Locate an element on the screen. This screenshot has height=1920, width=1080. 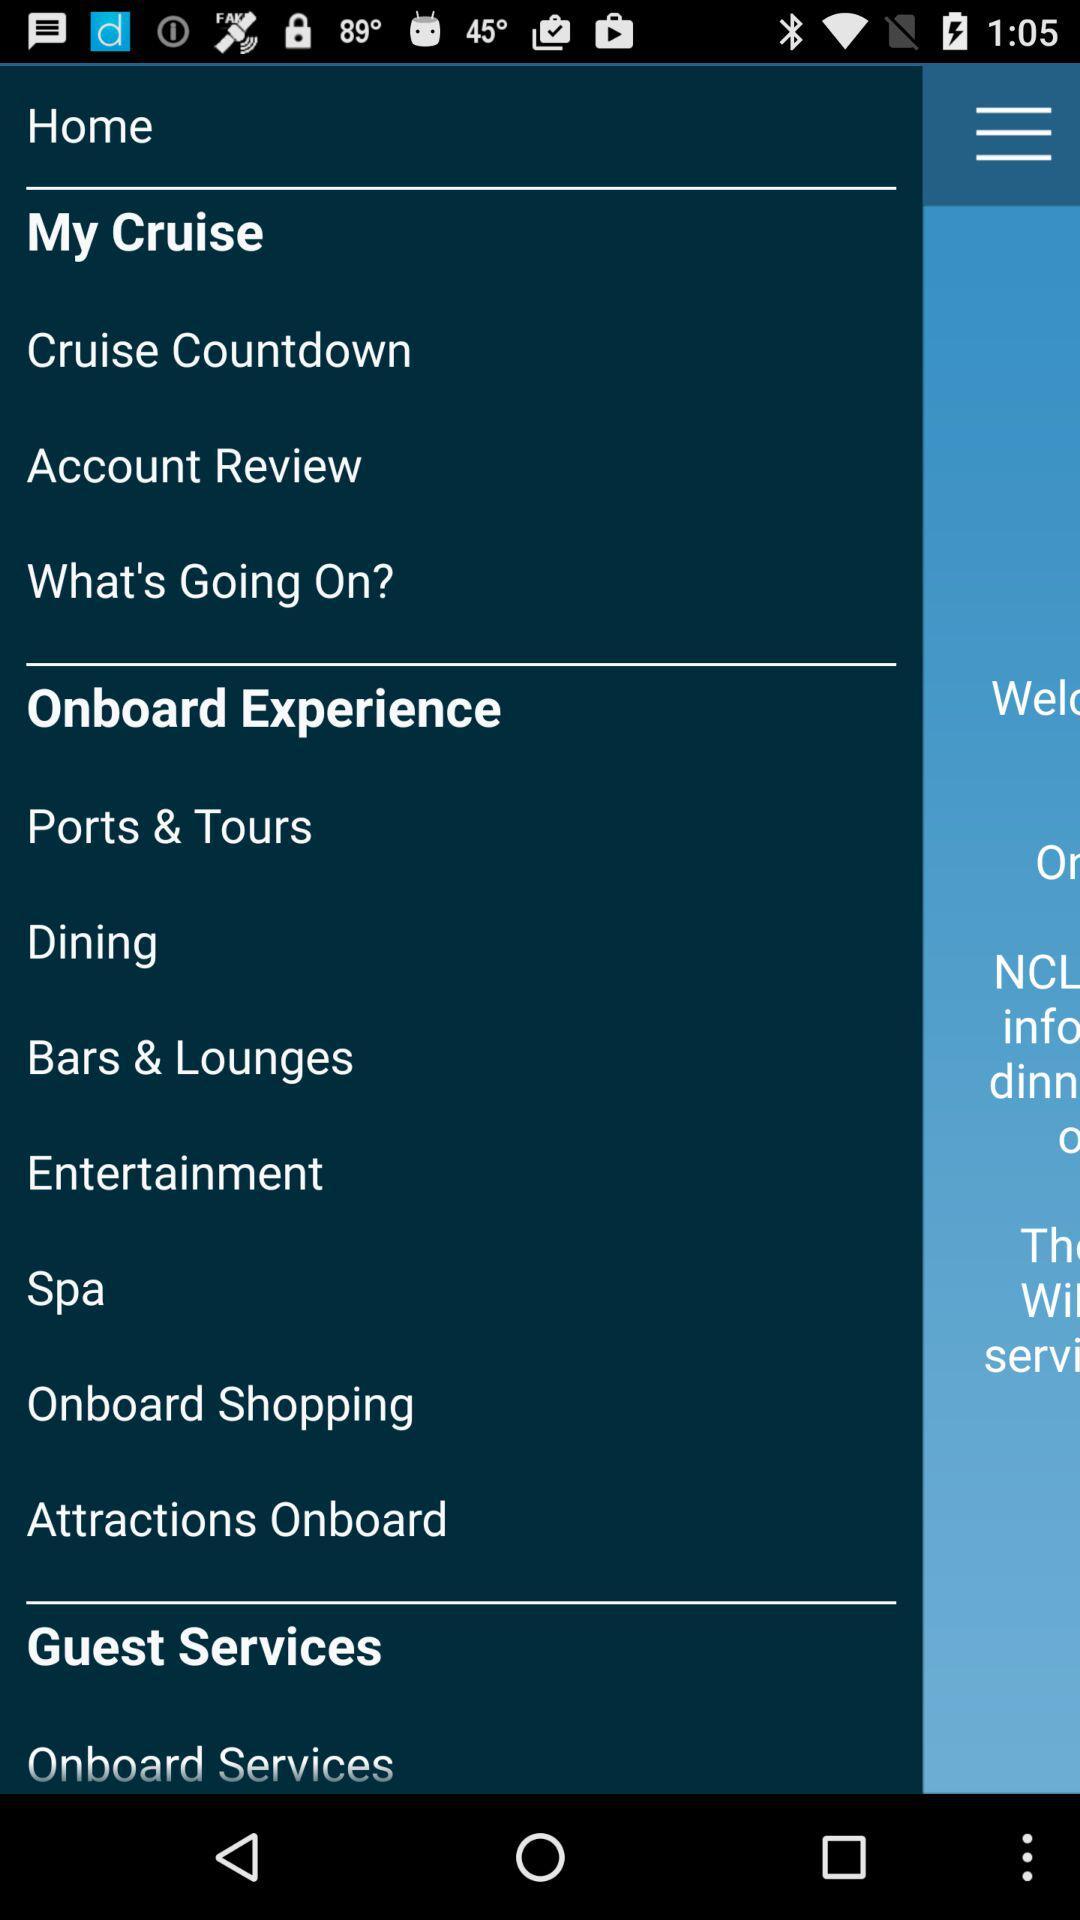
the menu icon is located at coordinates (1014, 142).